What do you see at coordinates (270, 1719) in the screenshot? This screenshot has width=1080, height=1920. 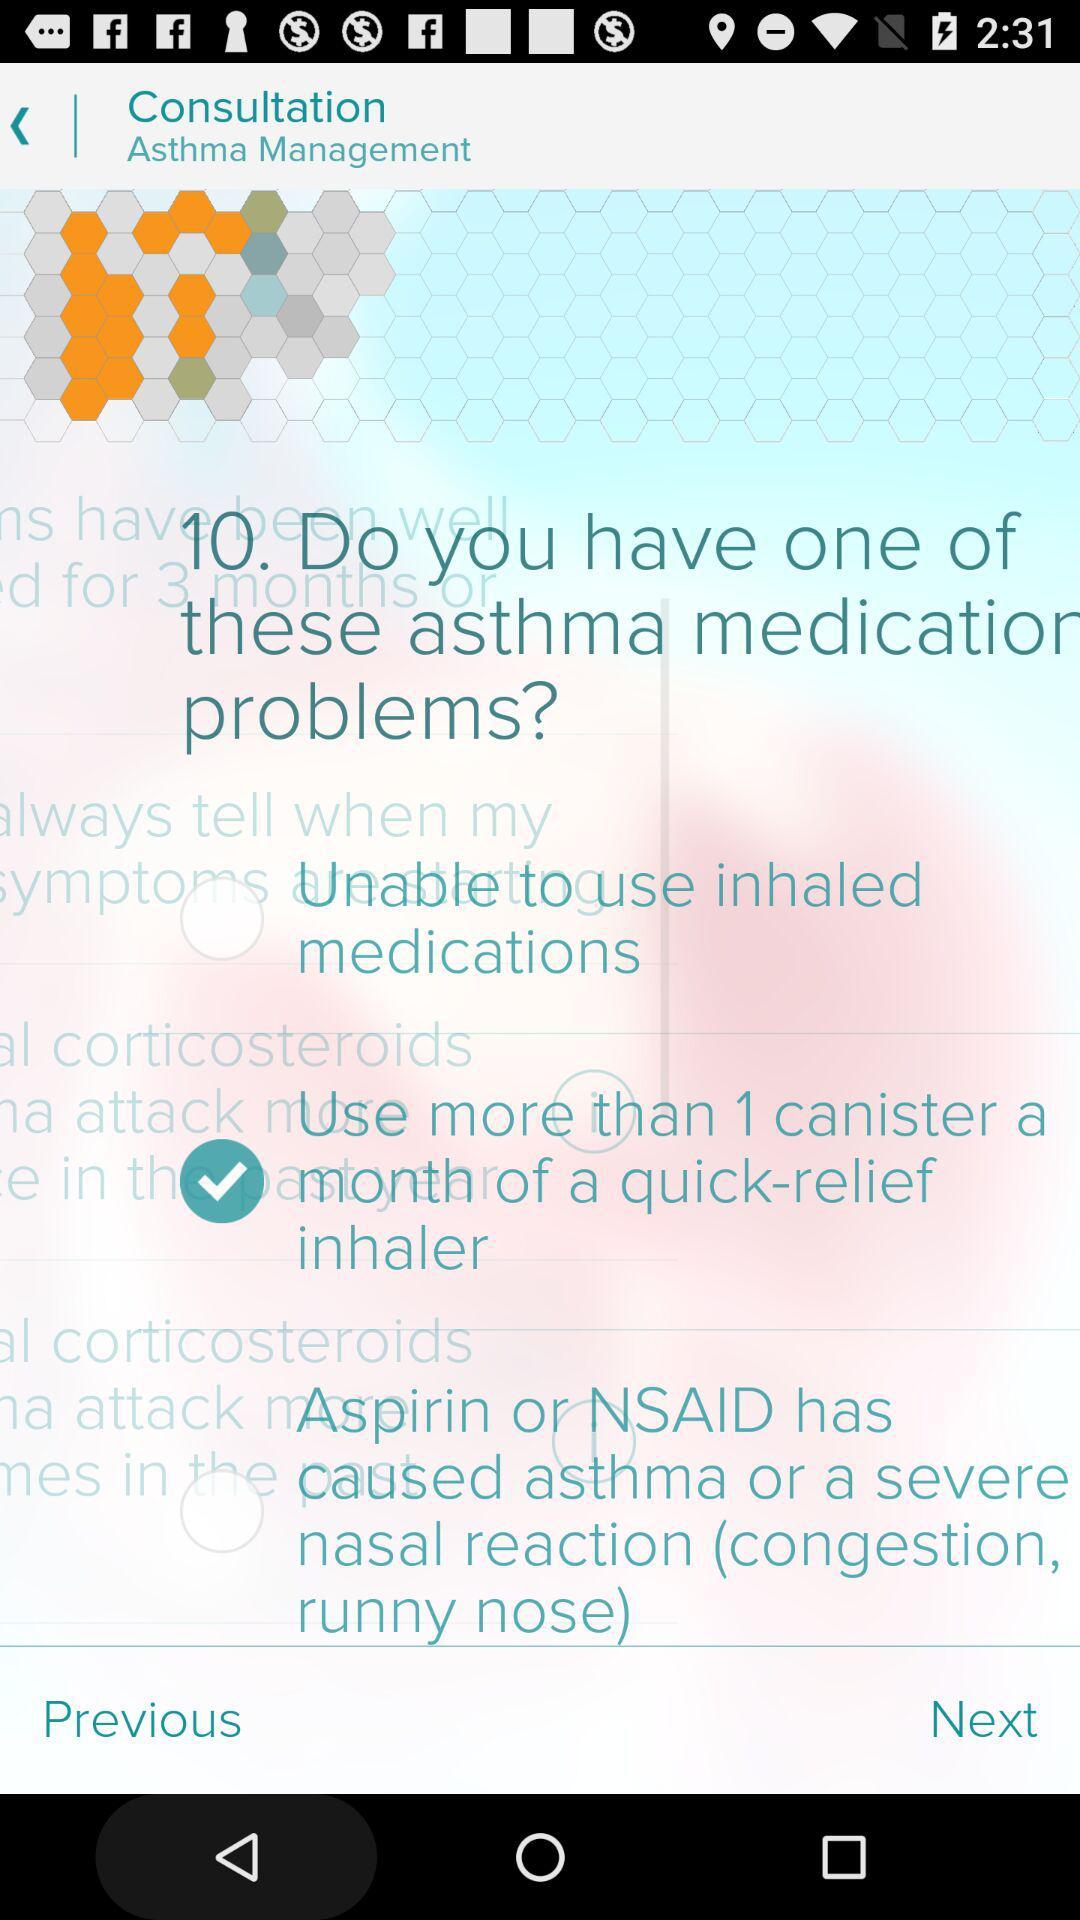 I see `previous icon` at bounding box center [270, 1719].